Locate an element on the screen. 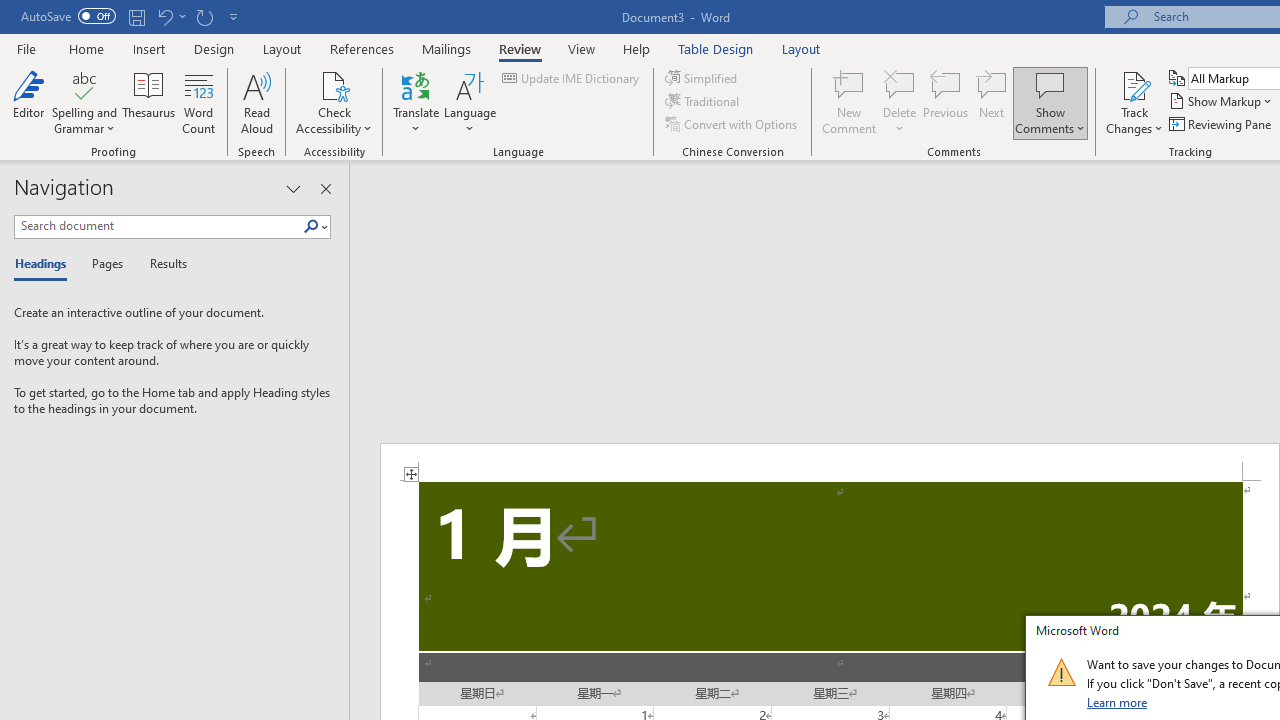  'Language' is located at coordinates (469, 103).